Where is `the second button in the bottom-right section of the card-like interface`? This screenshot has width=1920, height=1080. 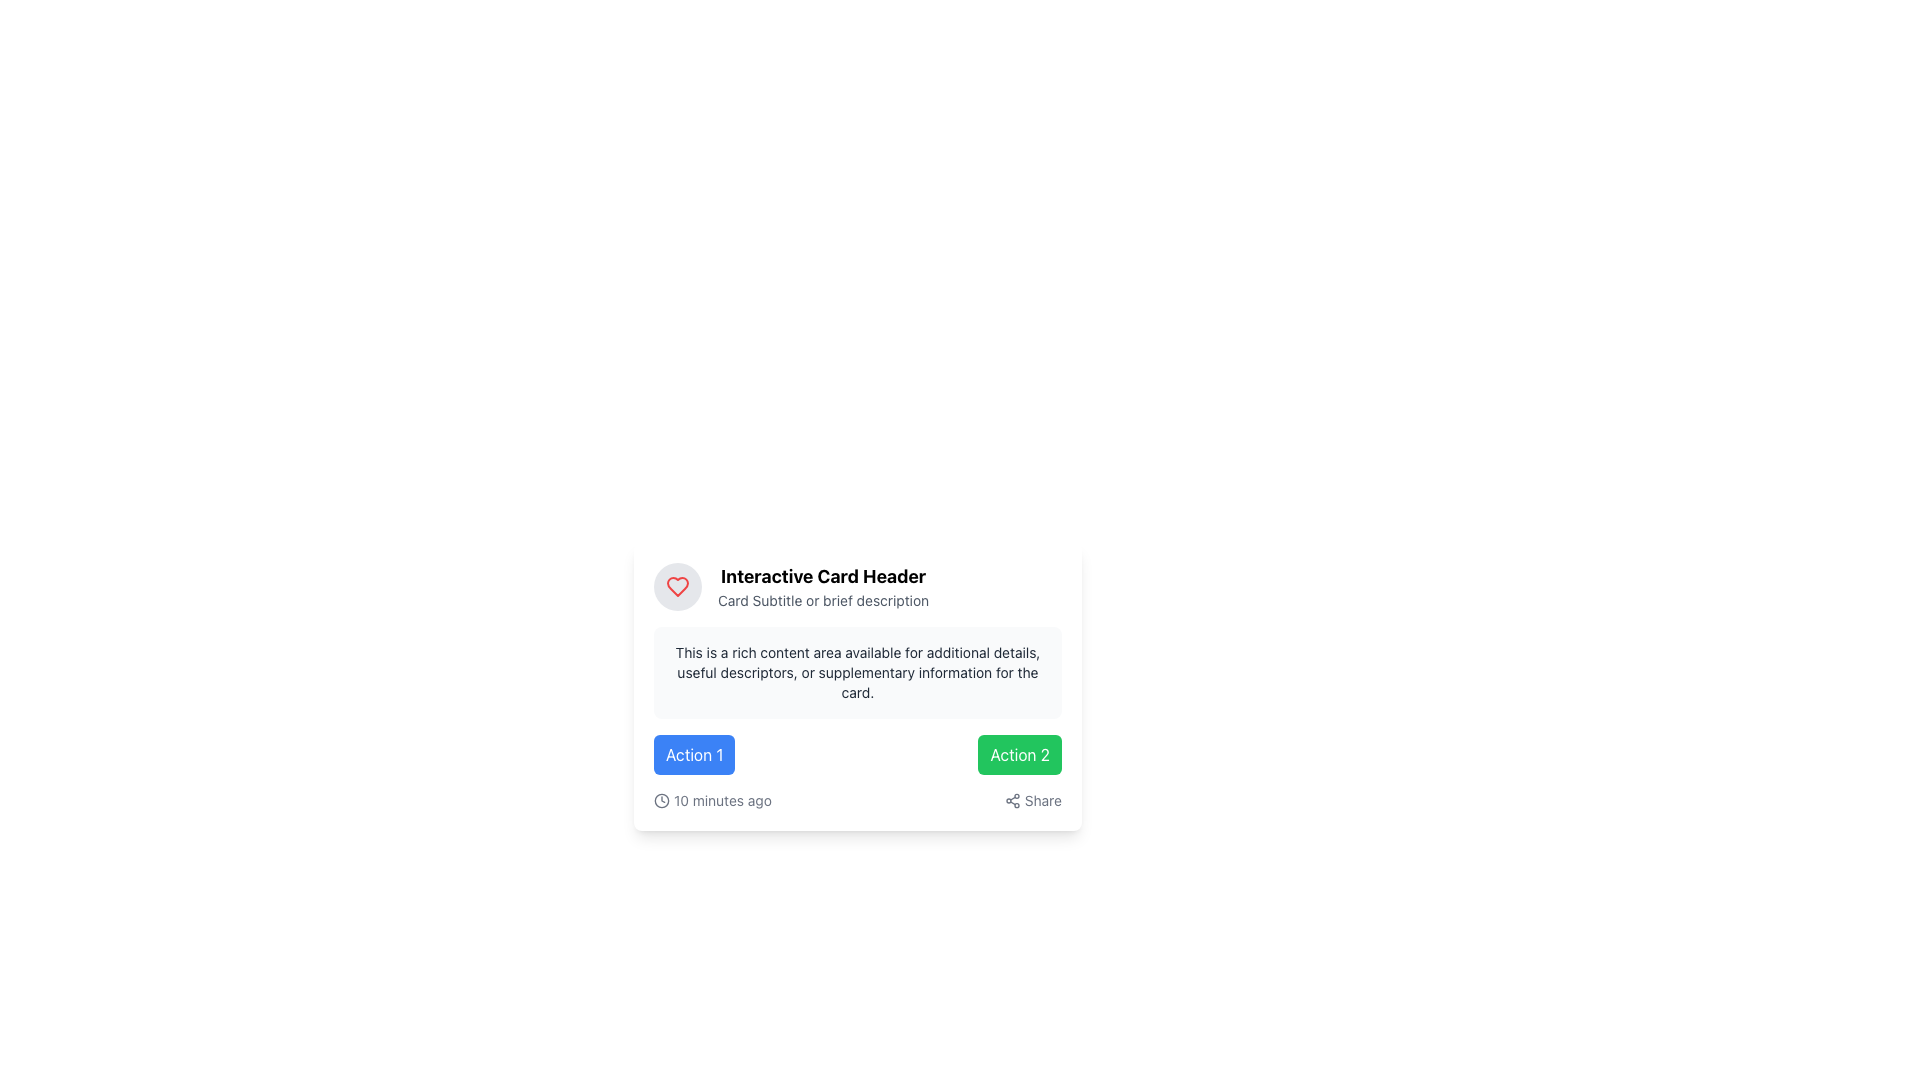 the second button in the bottom-right section of the card-like interface is located at coordinates (1019, 755).